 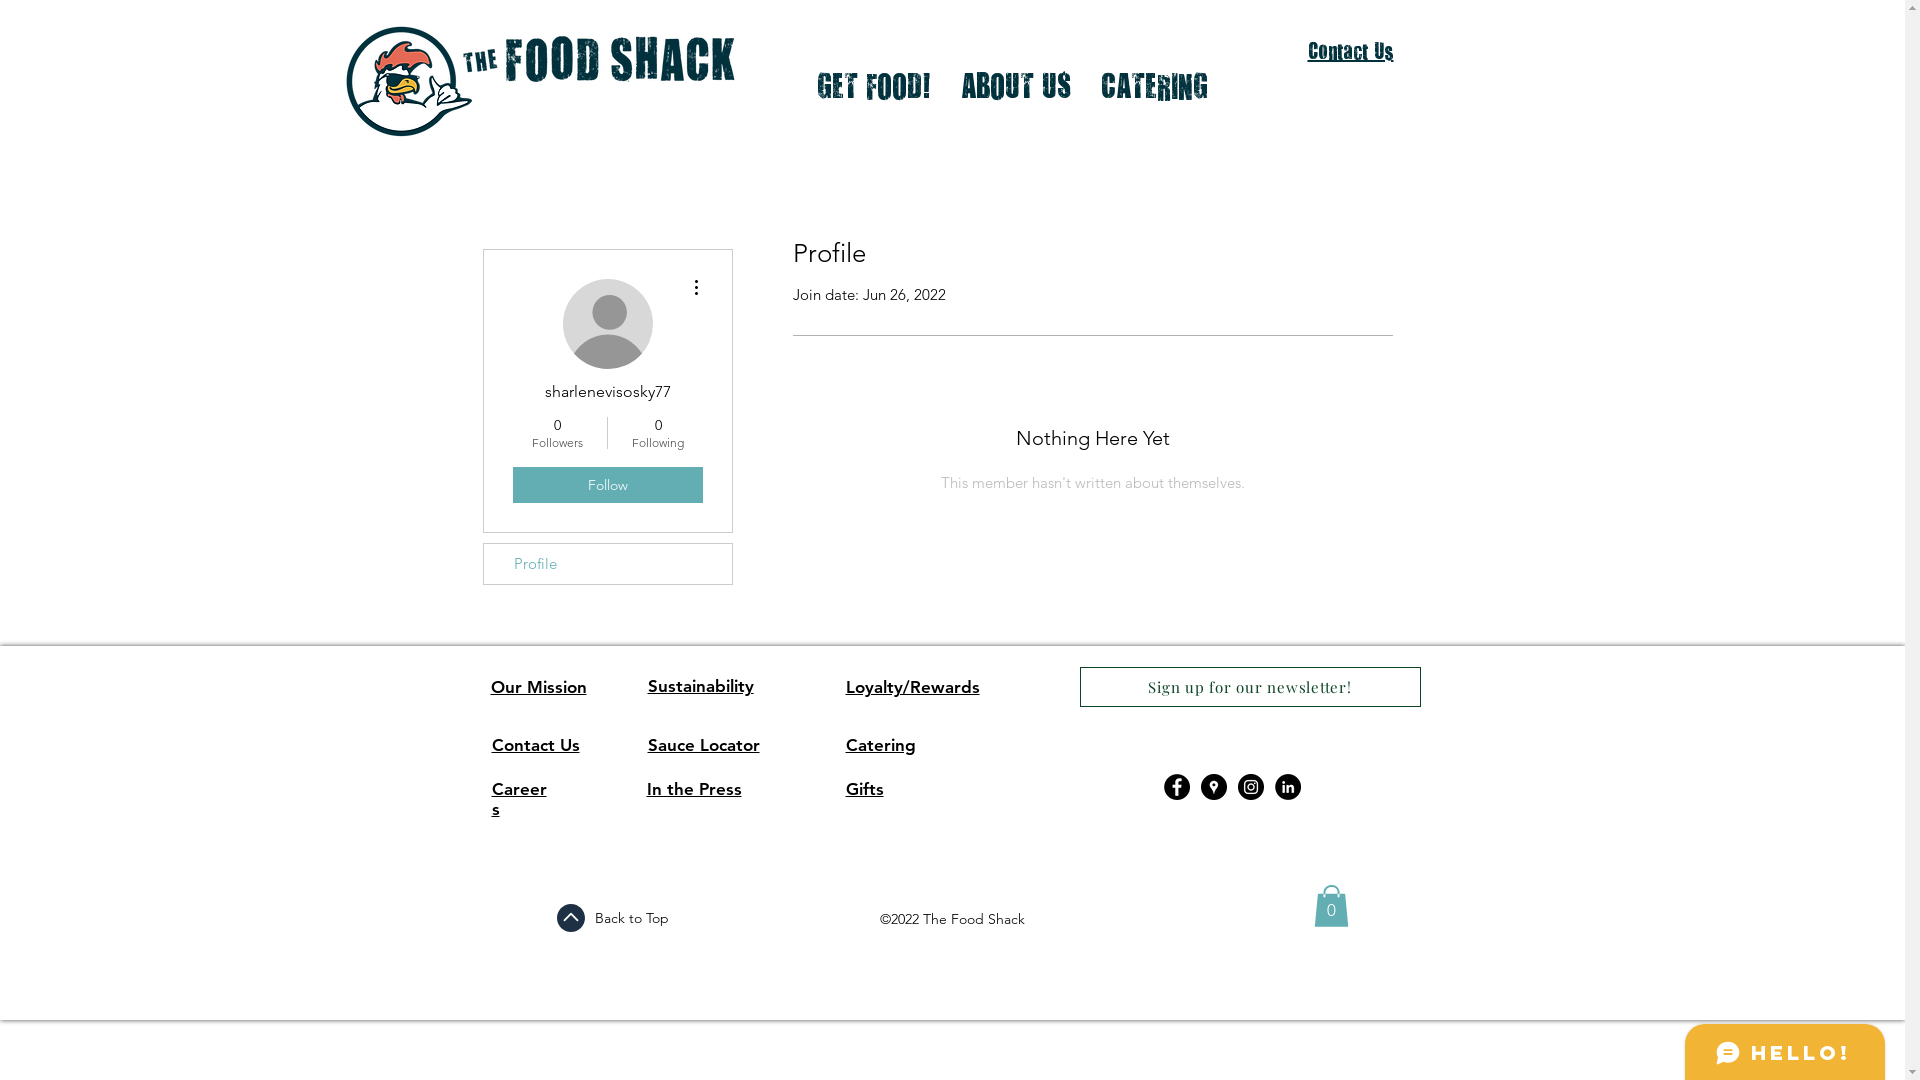 What do you see at coordinates (693, 788) in the screenshot?
I see `'In the Press'` at bounding box center [693, 788].